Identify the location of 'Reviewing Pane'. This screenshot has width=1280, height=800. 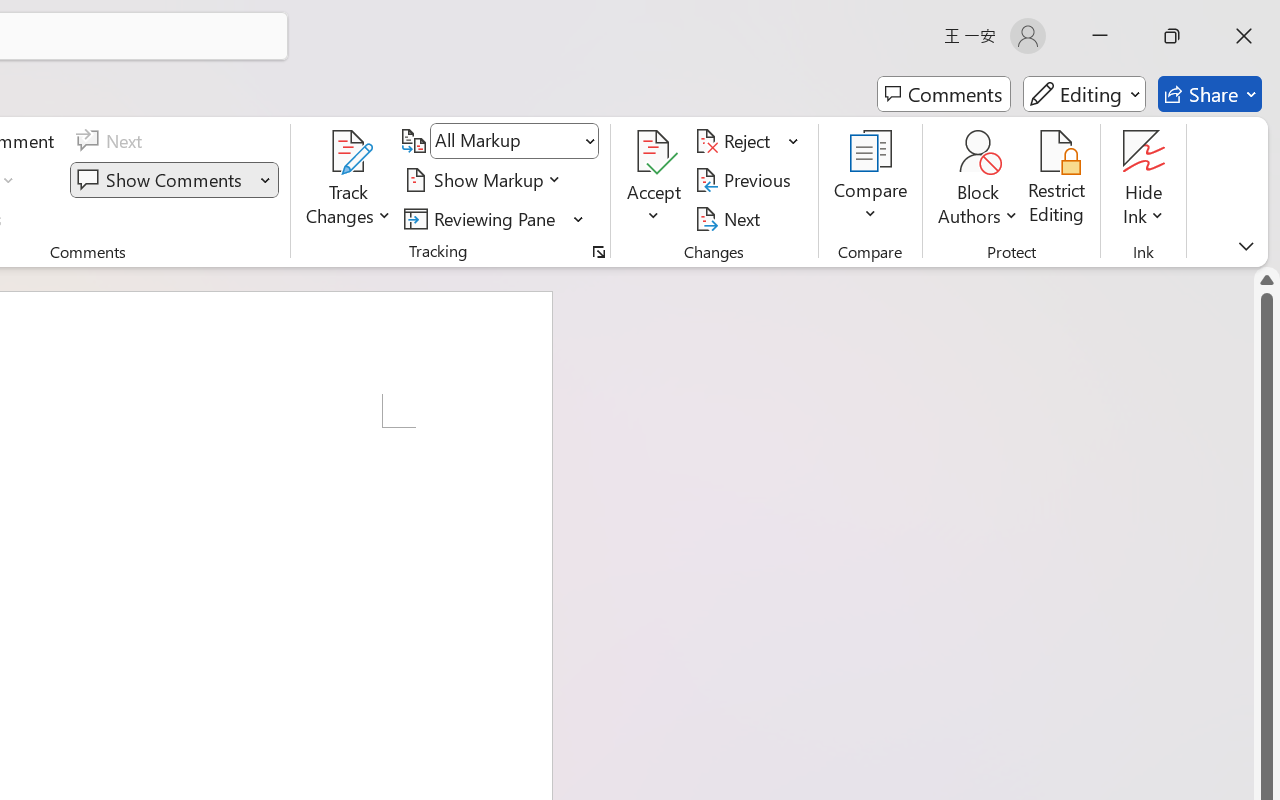
(494, 218).